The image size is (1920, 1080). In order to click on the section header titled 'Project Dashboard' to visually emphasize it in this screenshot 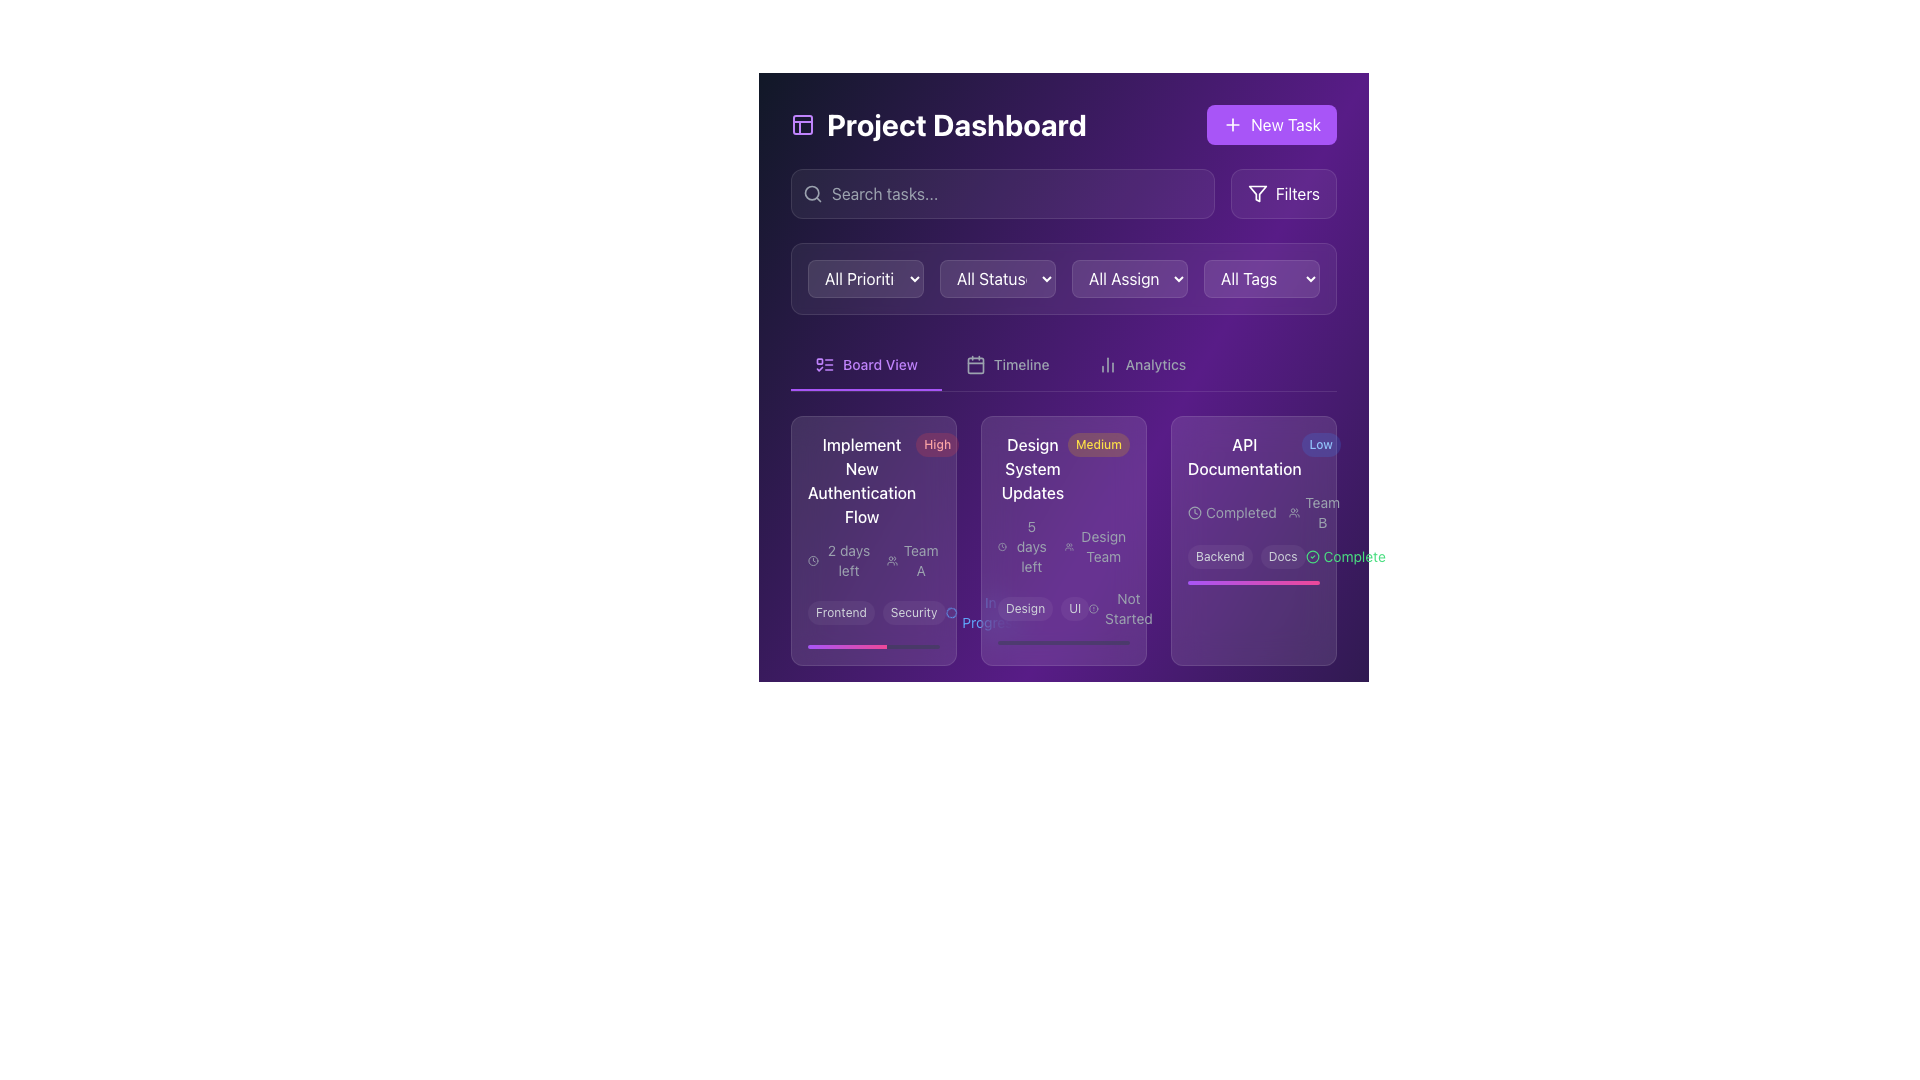, I will do `click(1063, 124)`.